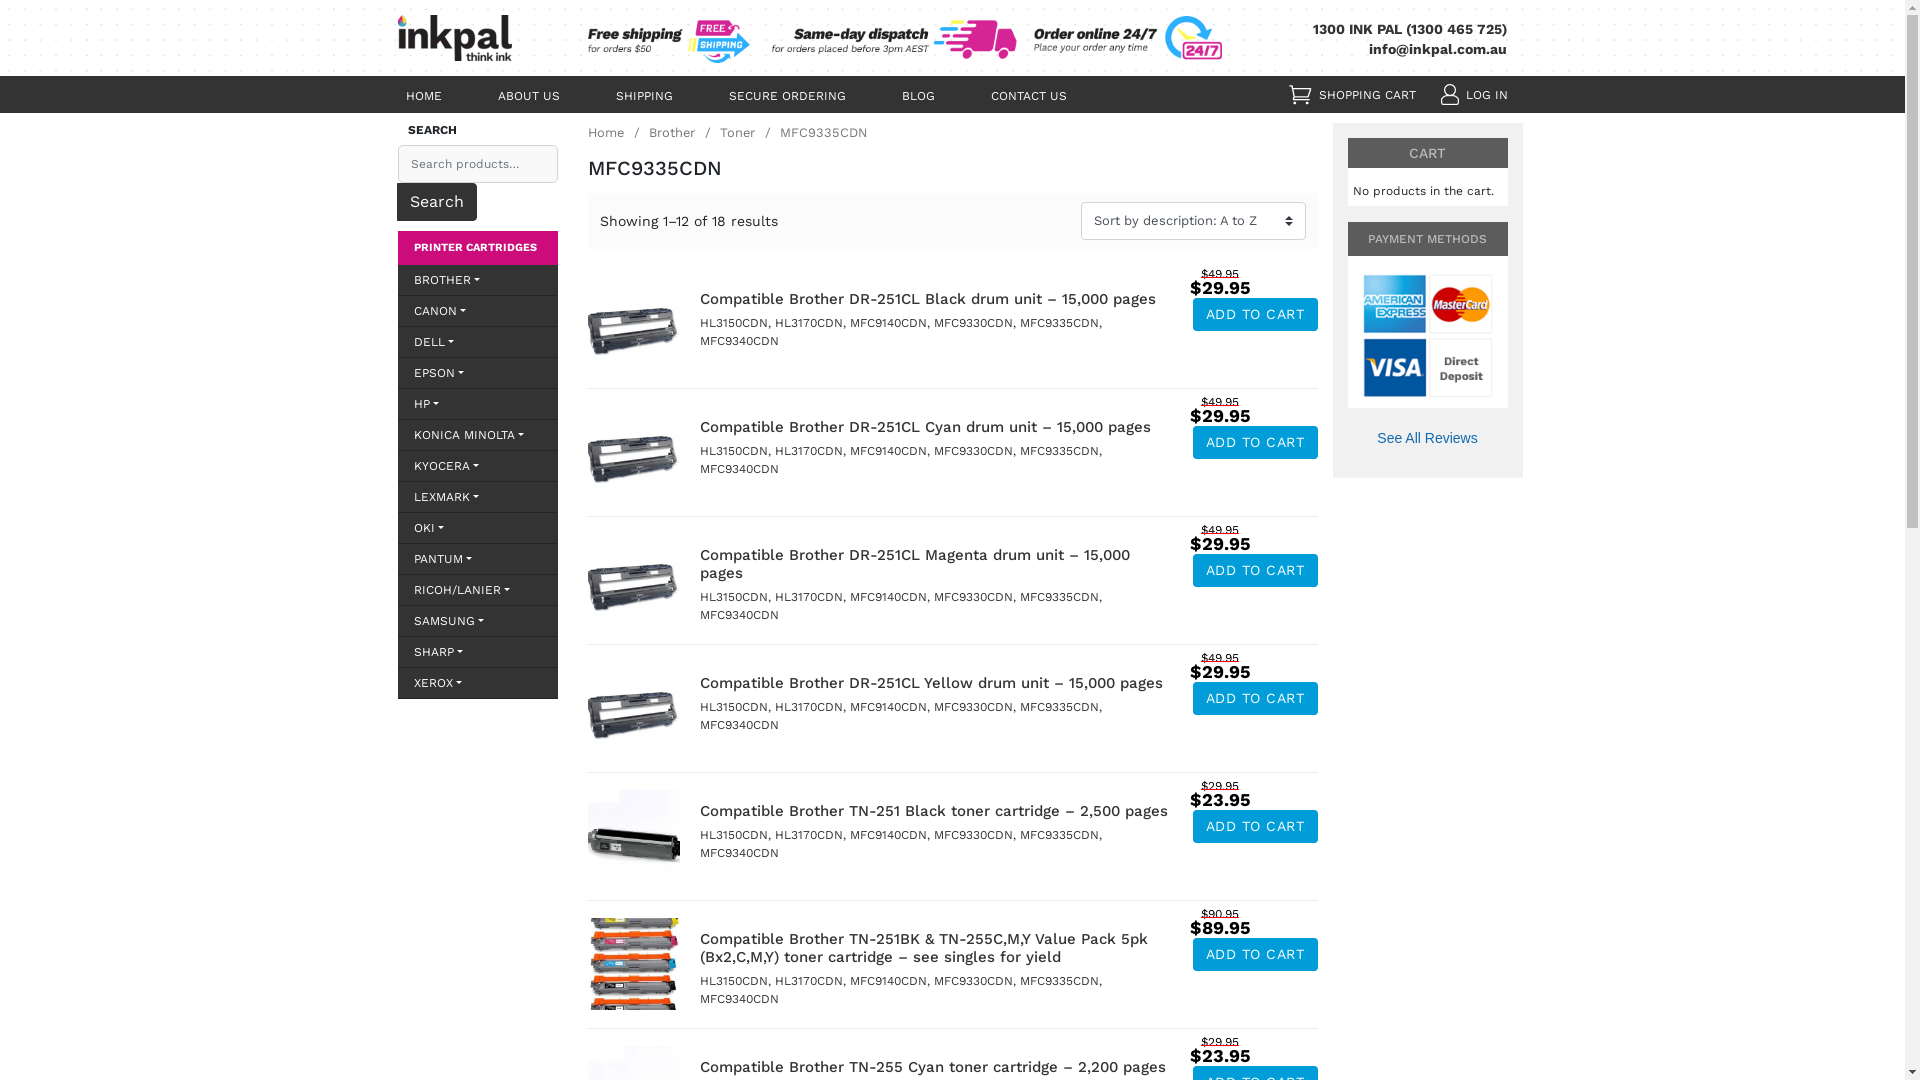  I want to click on 'BLOG', so click(917, 95).